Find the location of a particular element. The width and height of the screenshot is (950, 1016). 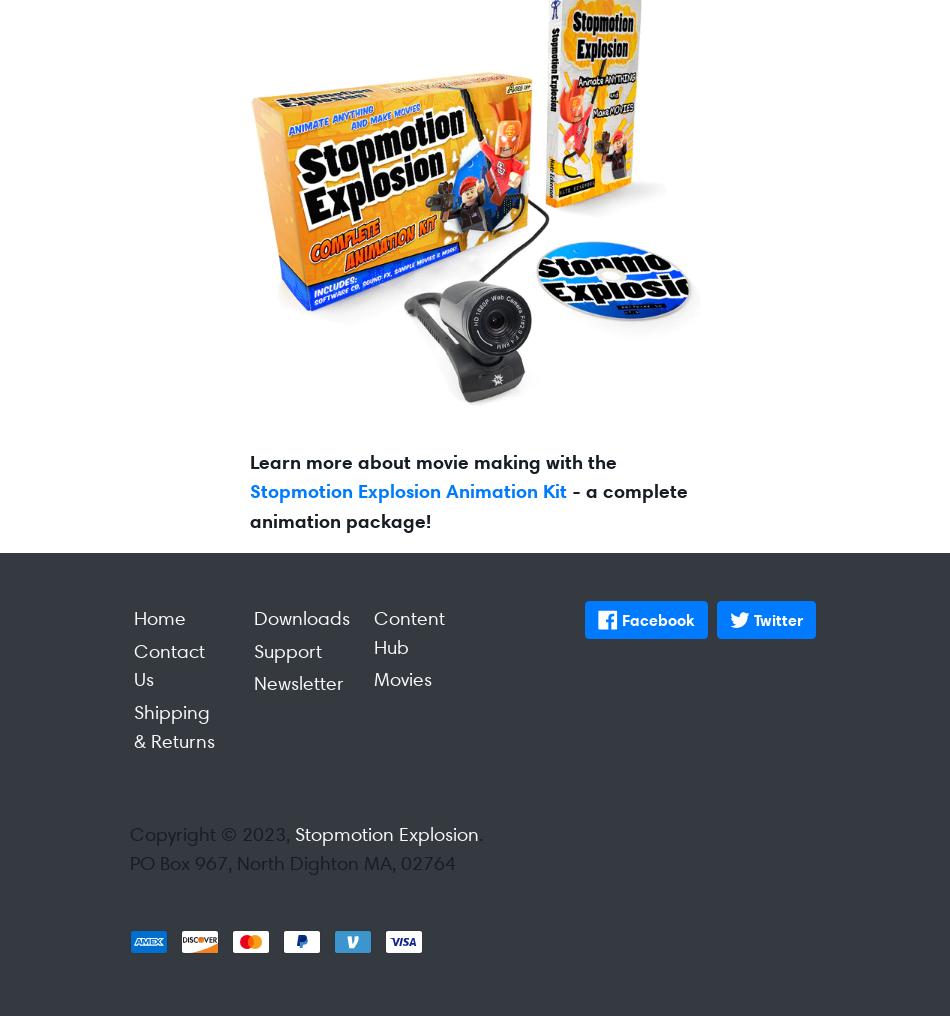

'.' is located at coordinates (480, 833).